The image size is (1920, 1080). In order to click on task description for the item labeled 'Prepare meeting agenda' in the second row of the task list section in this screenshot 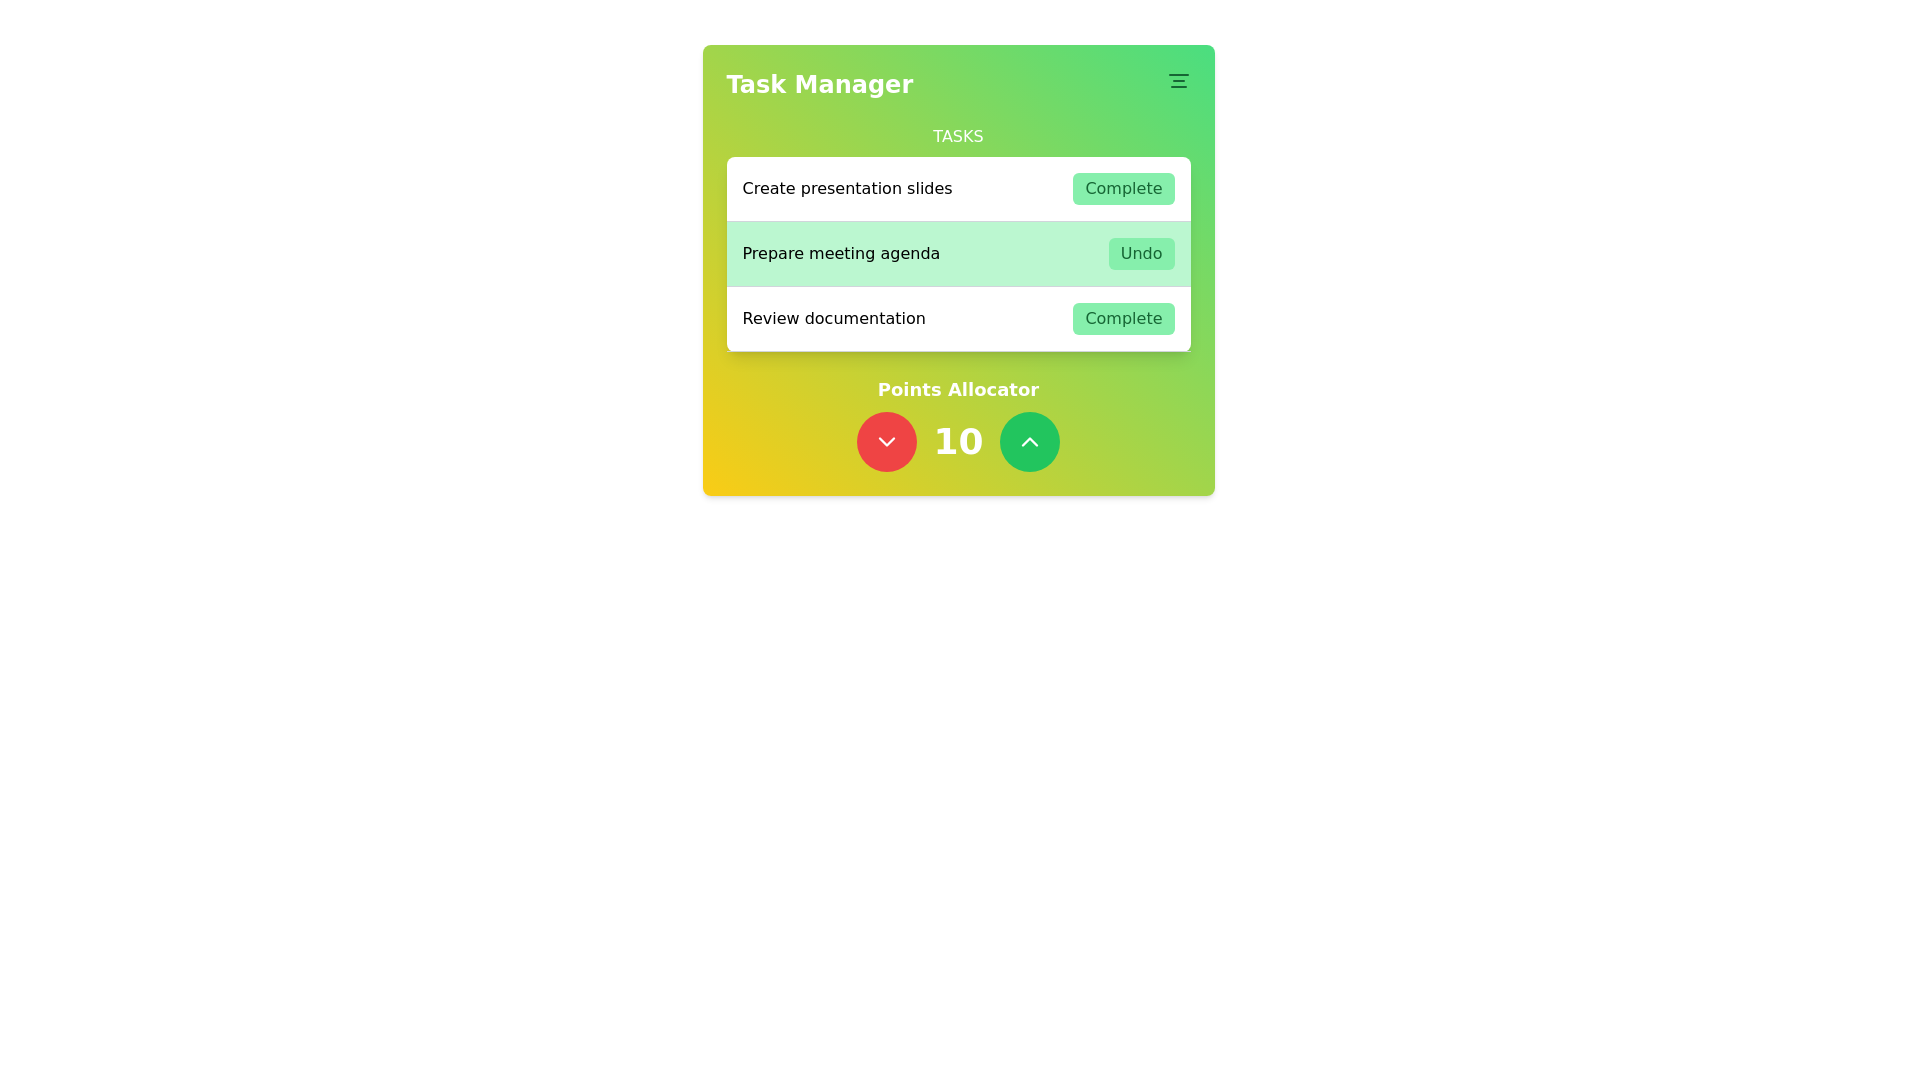, I will do `click(957, 253)`.